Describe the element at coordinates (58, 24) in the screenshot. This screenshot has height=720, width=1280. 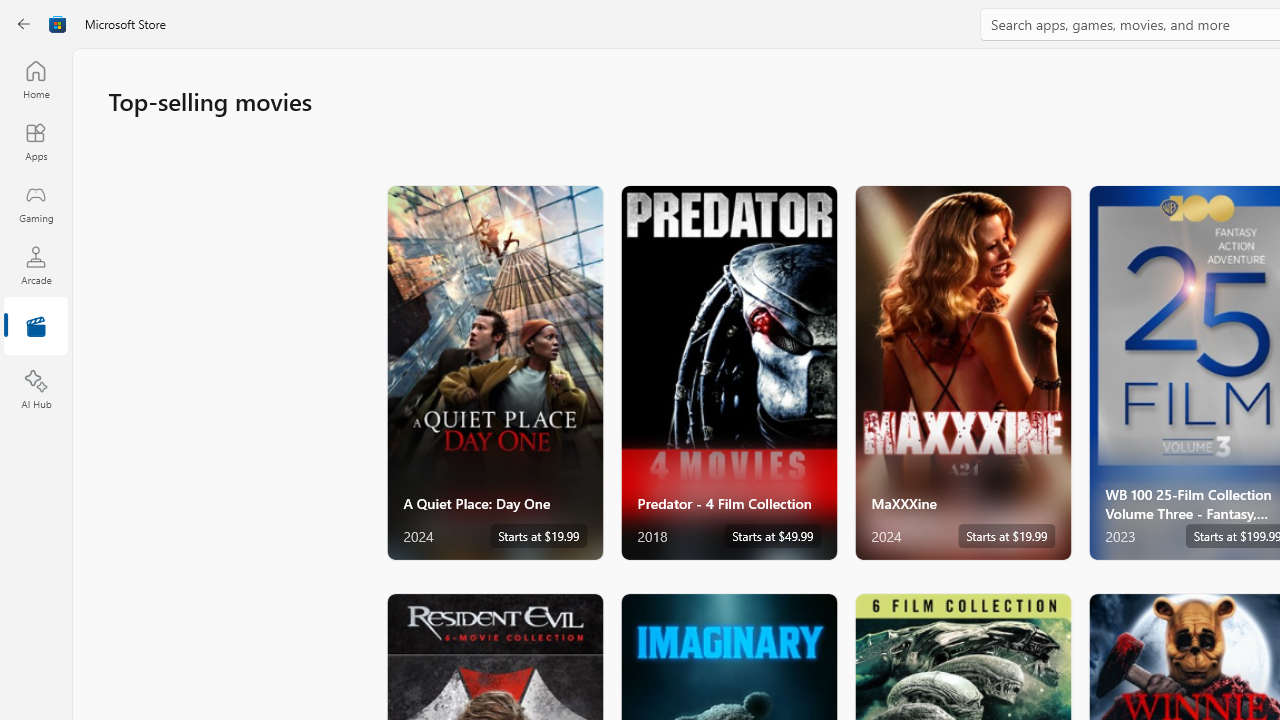
I see `'Class: Image'` at that location.